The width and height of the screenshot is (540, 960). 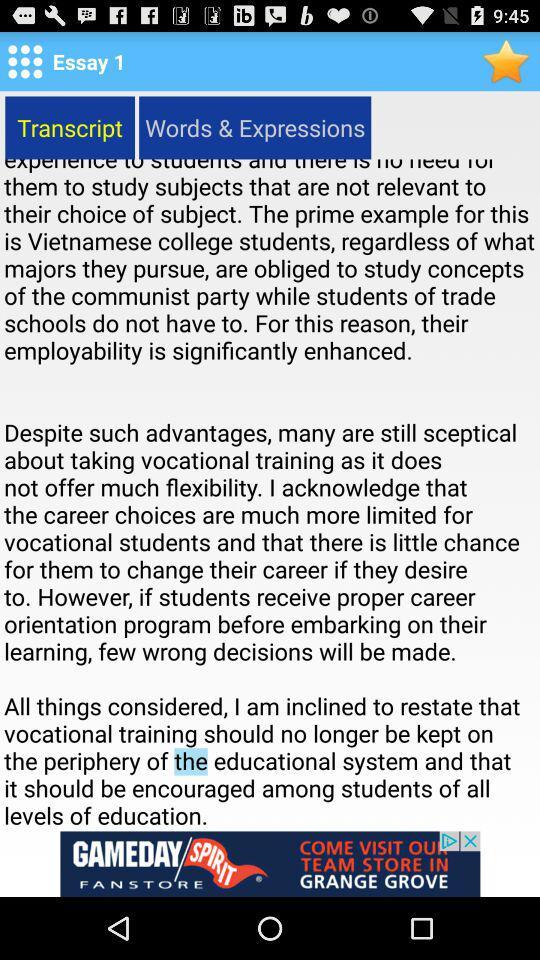 I want to click on star rating, so click(x=507, y=61).